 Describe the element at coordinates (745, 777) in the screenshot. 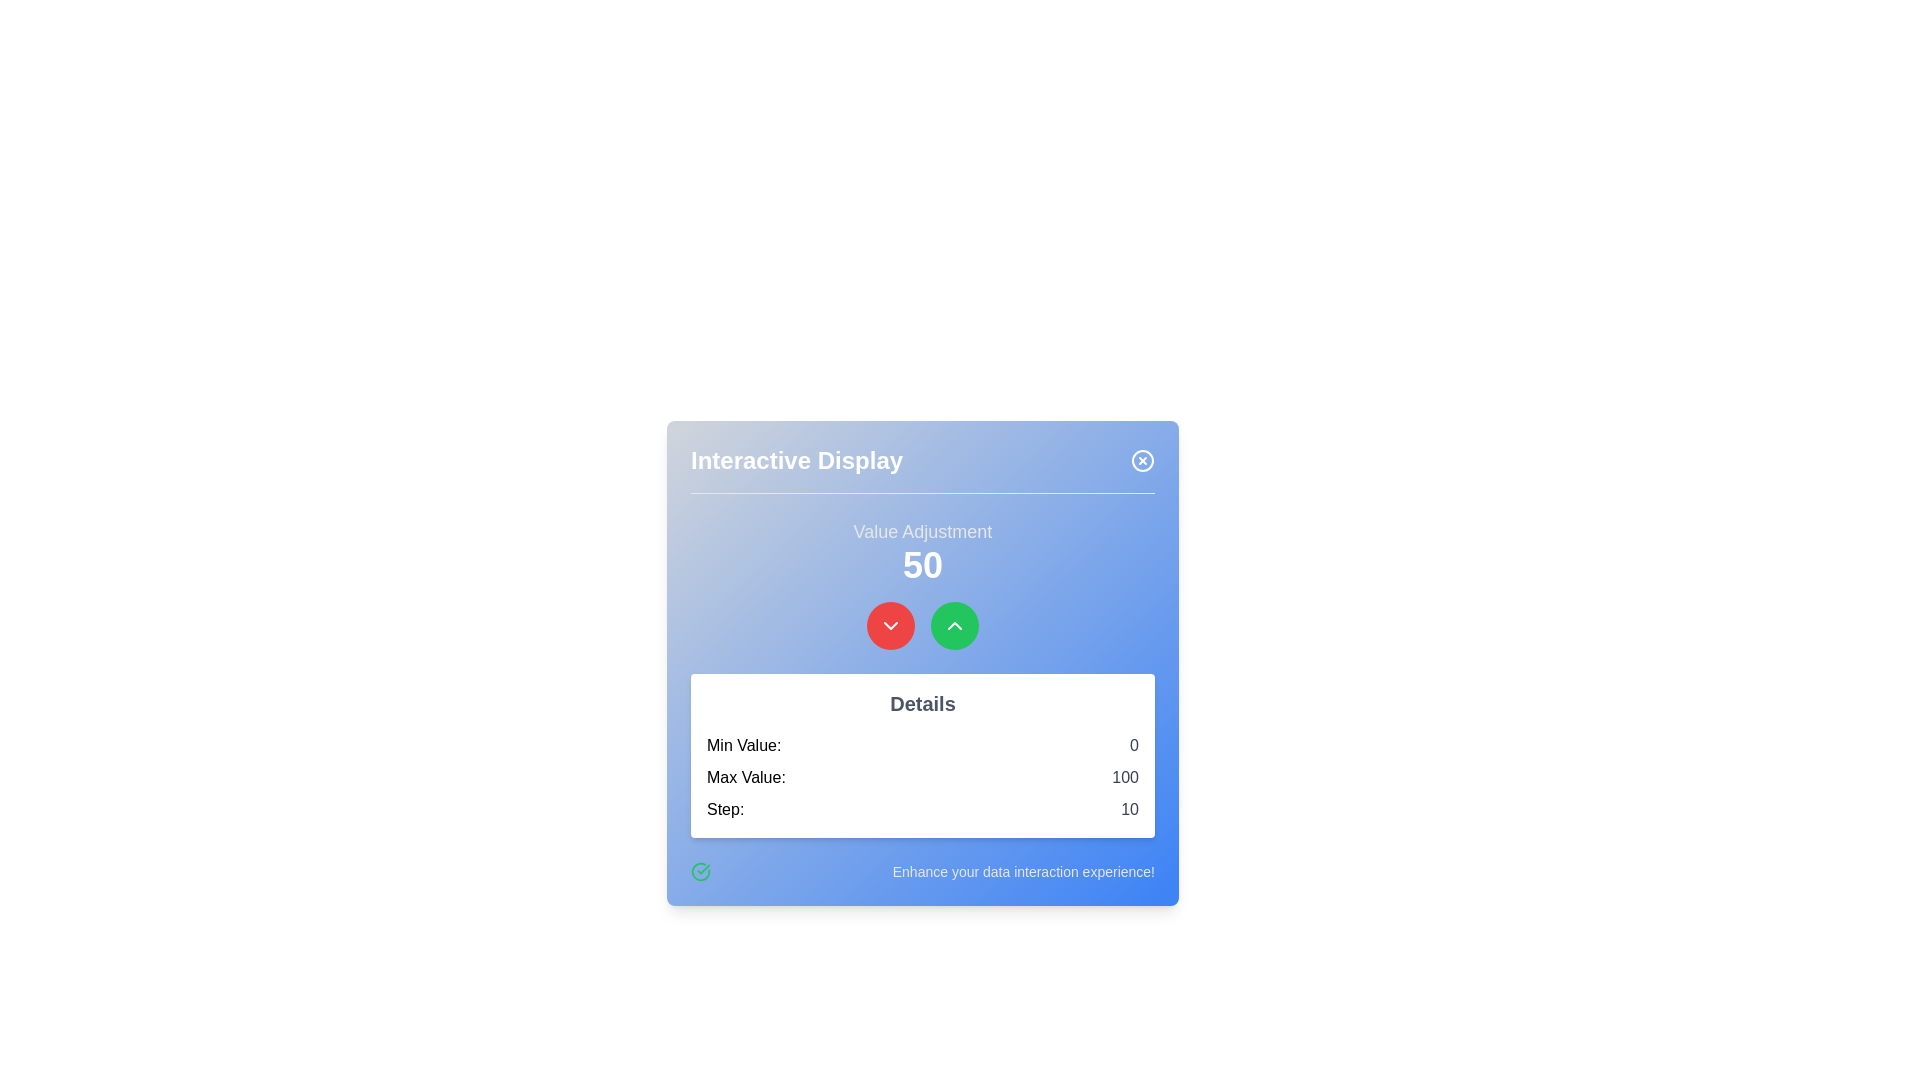

I see `the text label indicating the 'Max Value' which is aligned vertically with 'Min Value' and 'Step'` at that location.